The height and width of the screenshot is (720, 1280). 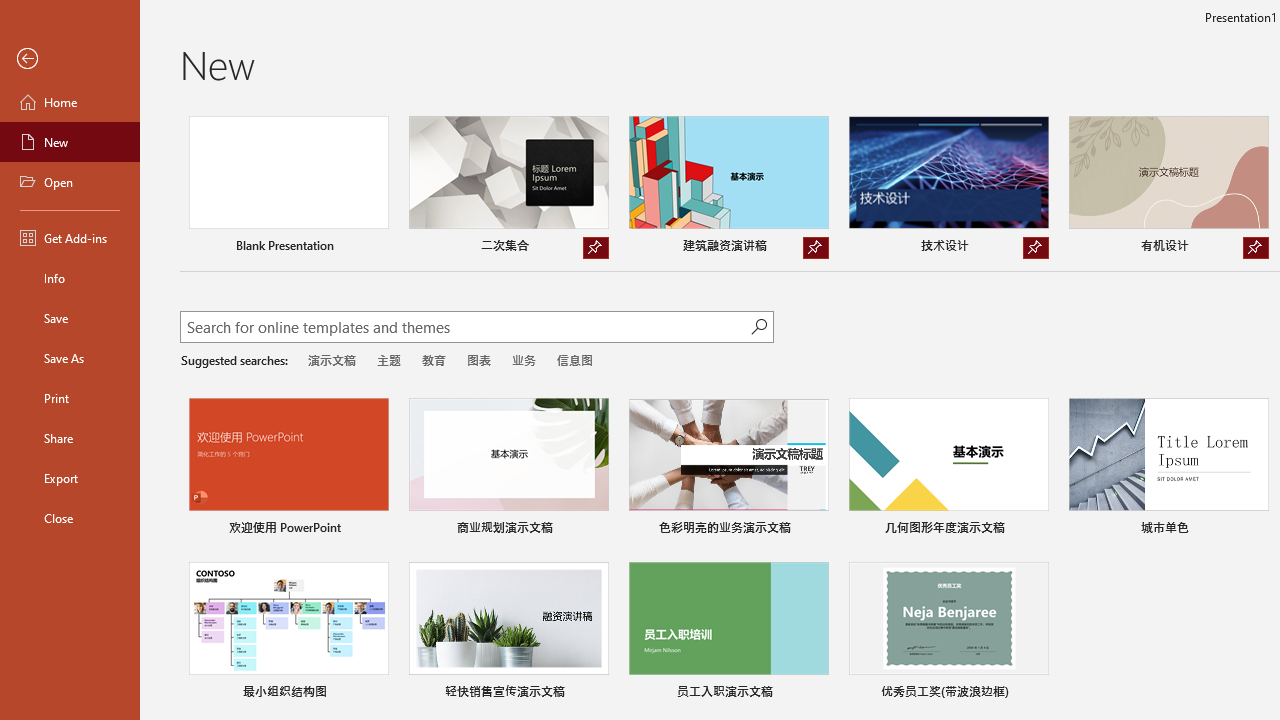 What do you see at coordinates (69, 277) in the screenshot?
I see `'Info'` at bounding box center [69, 277].